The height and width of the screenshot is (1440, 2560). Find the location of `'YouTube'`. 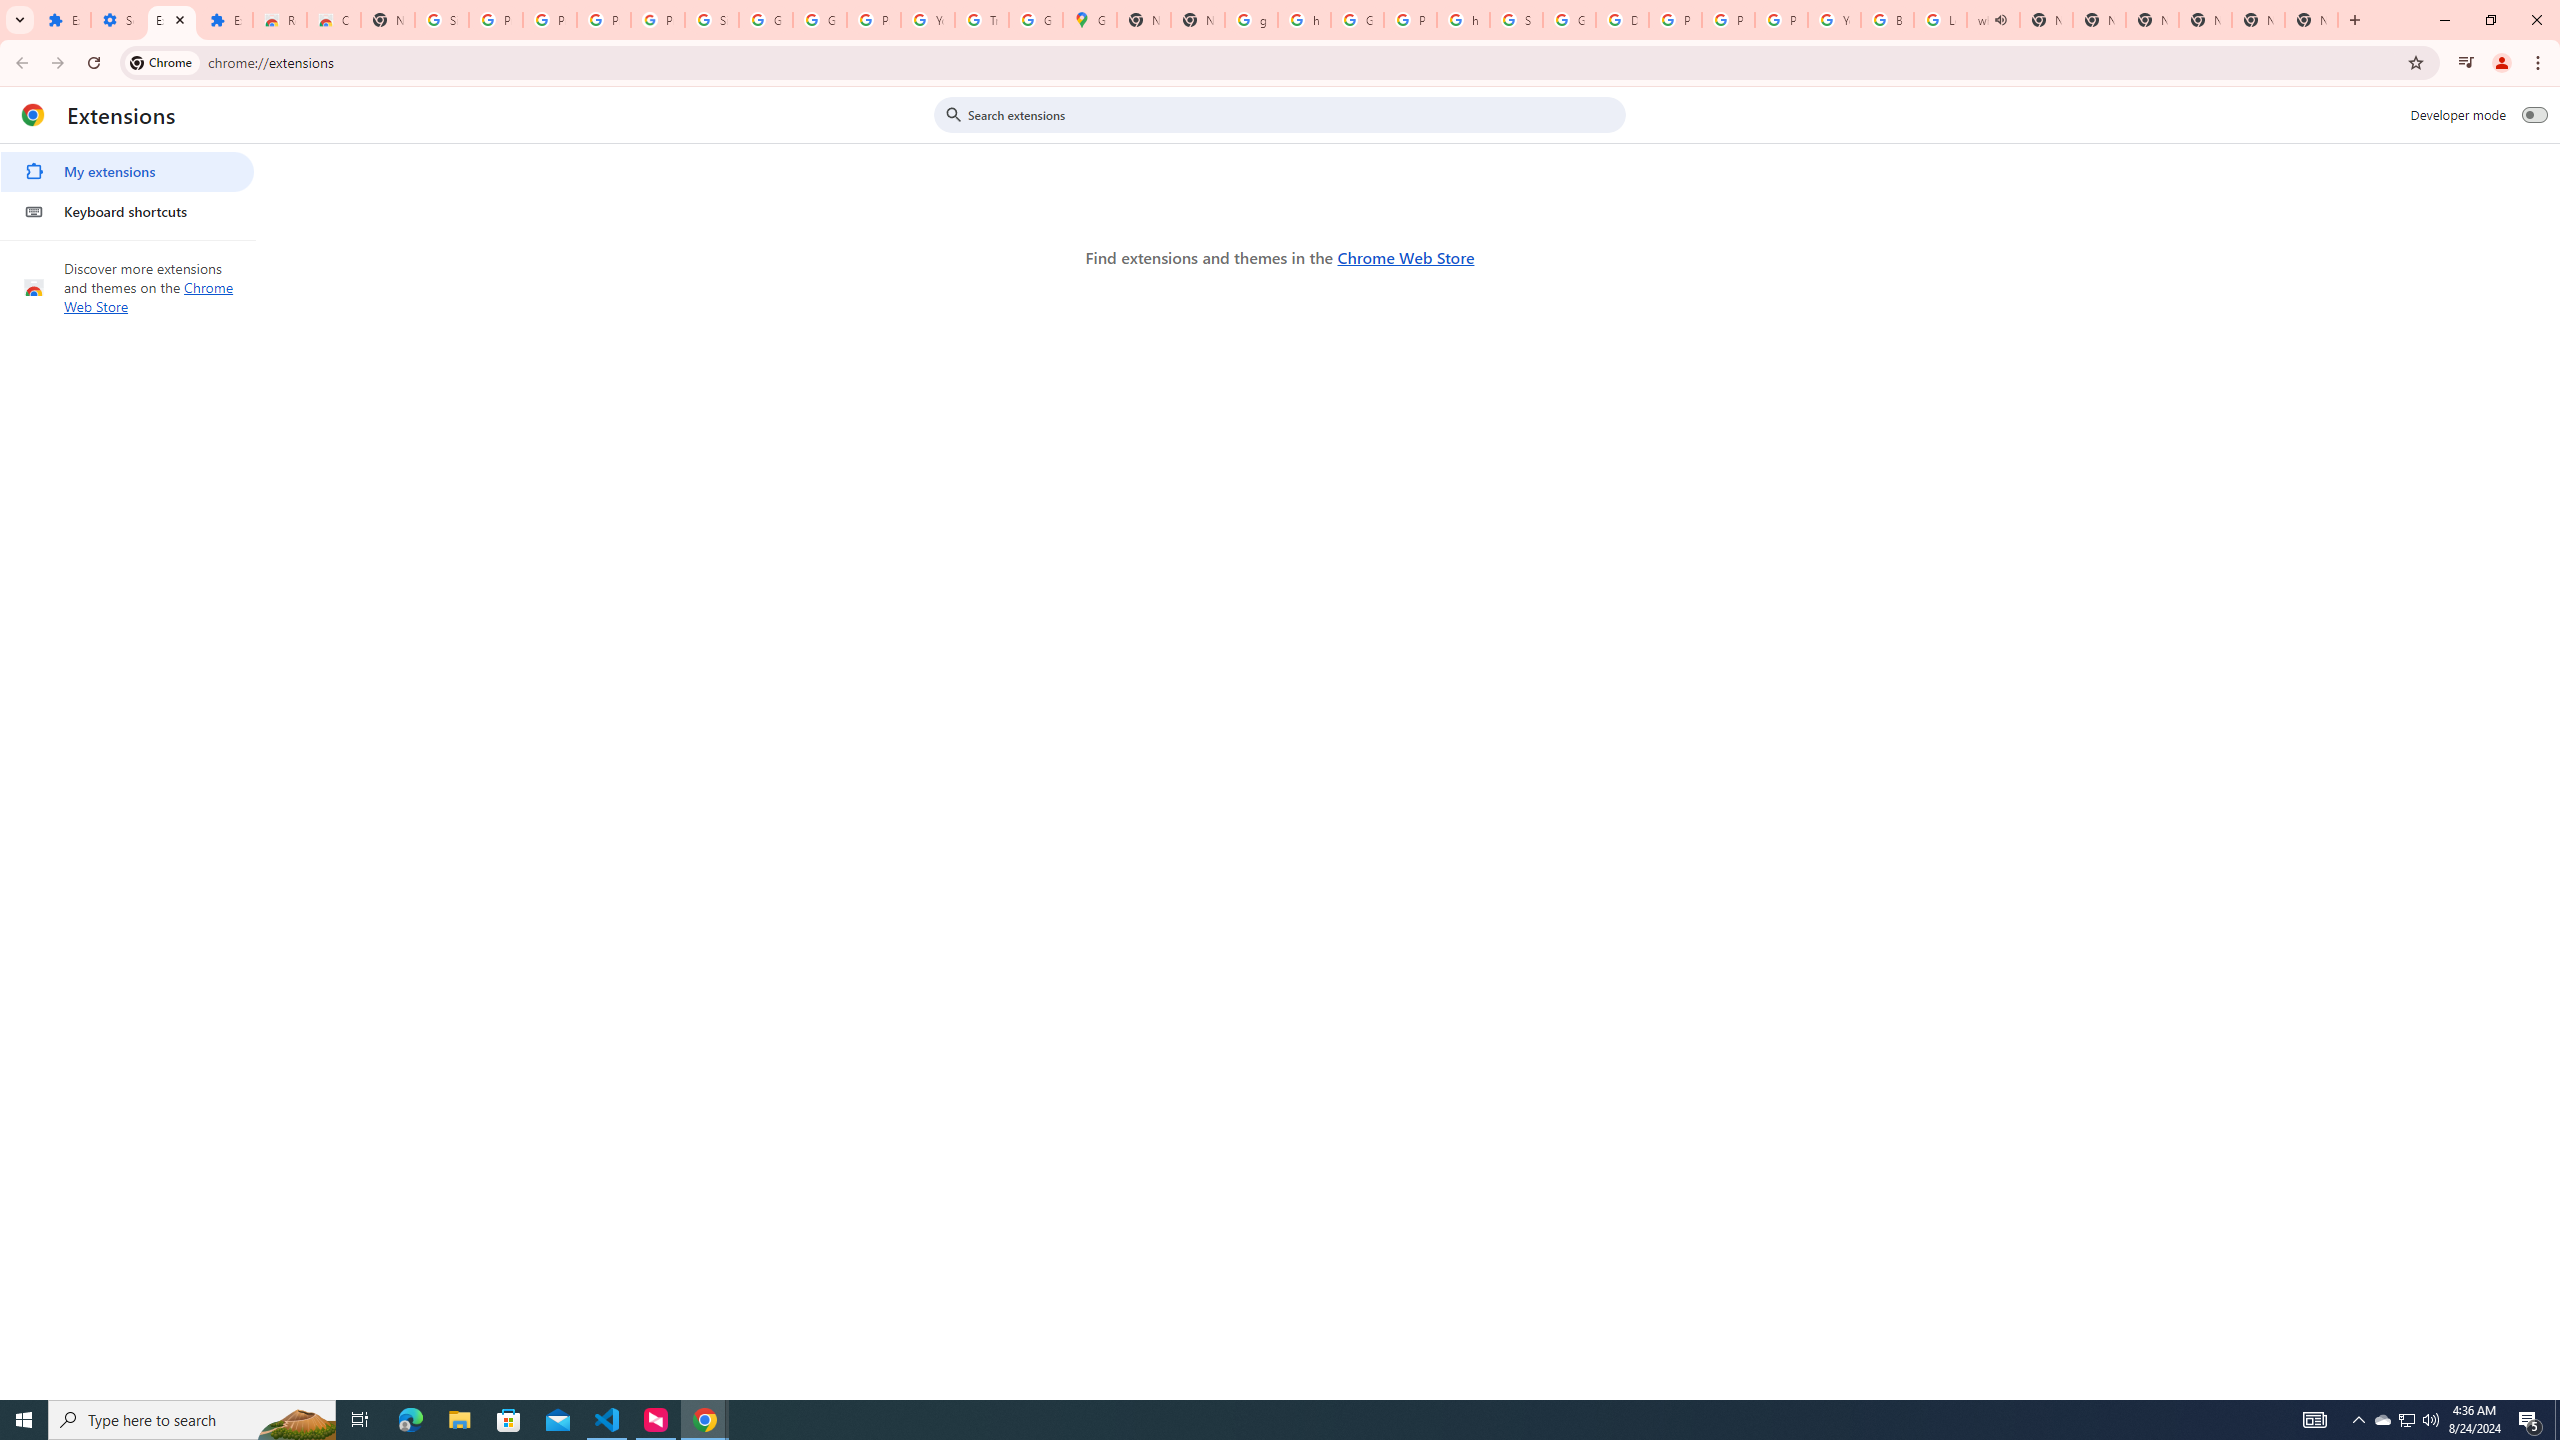

'YouTube' is located at coordinates (928, 19).